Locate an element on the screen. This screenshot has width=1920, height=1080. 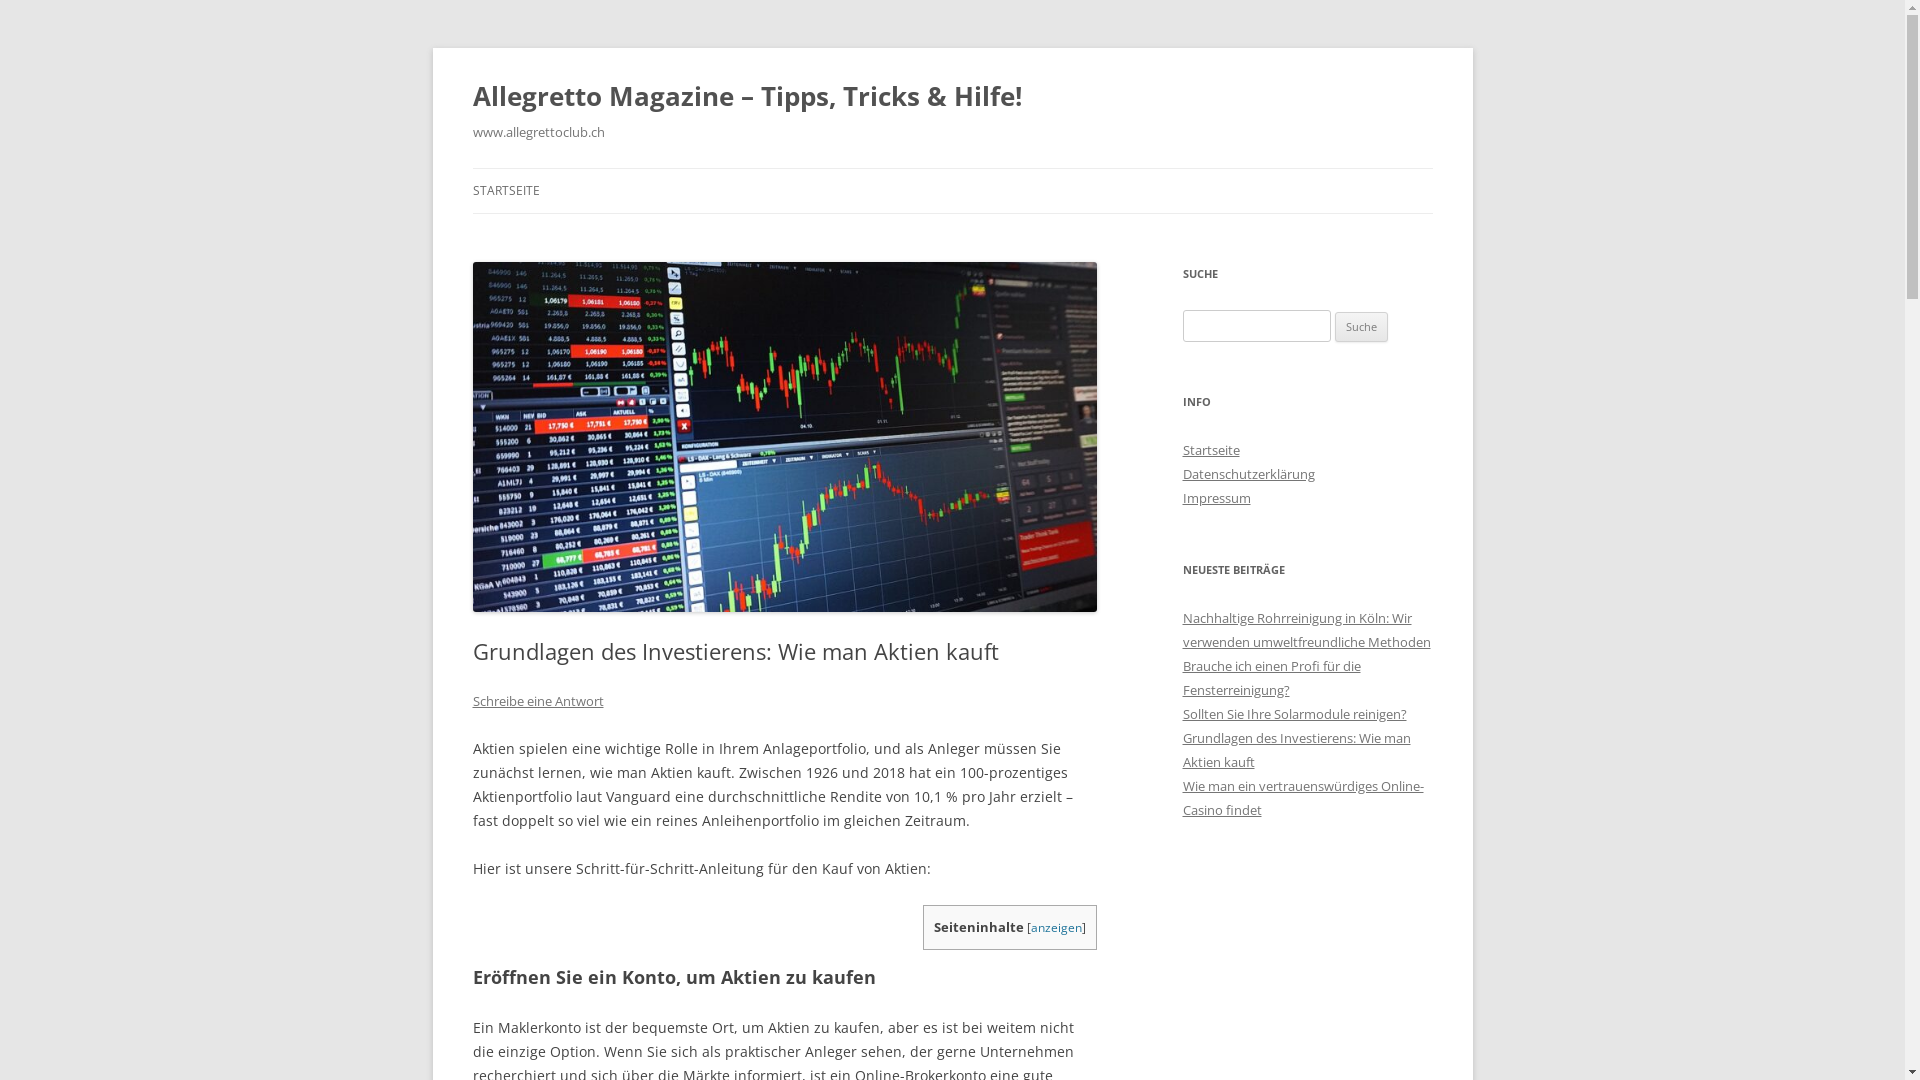
'Grundlagen des Investierens: Wie man Aktien kauft' is located at coordinates (1296, 749).